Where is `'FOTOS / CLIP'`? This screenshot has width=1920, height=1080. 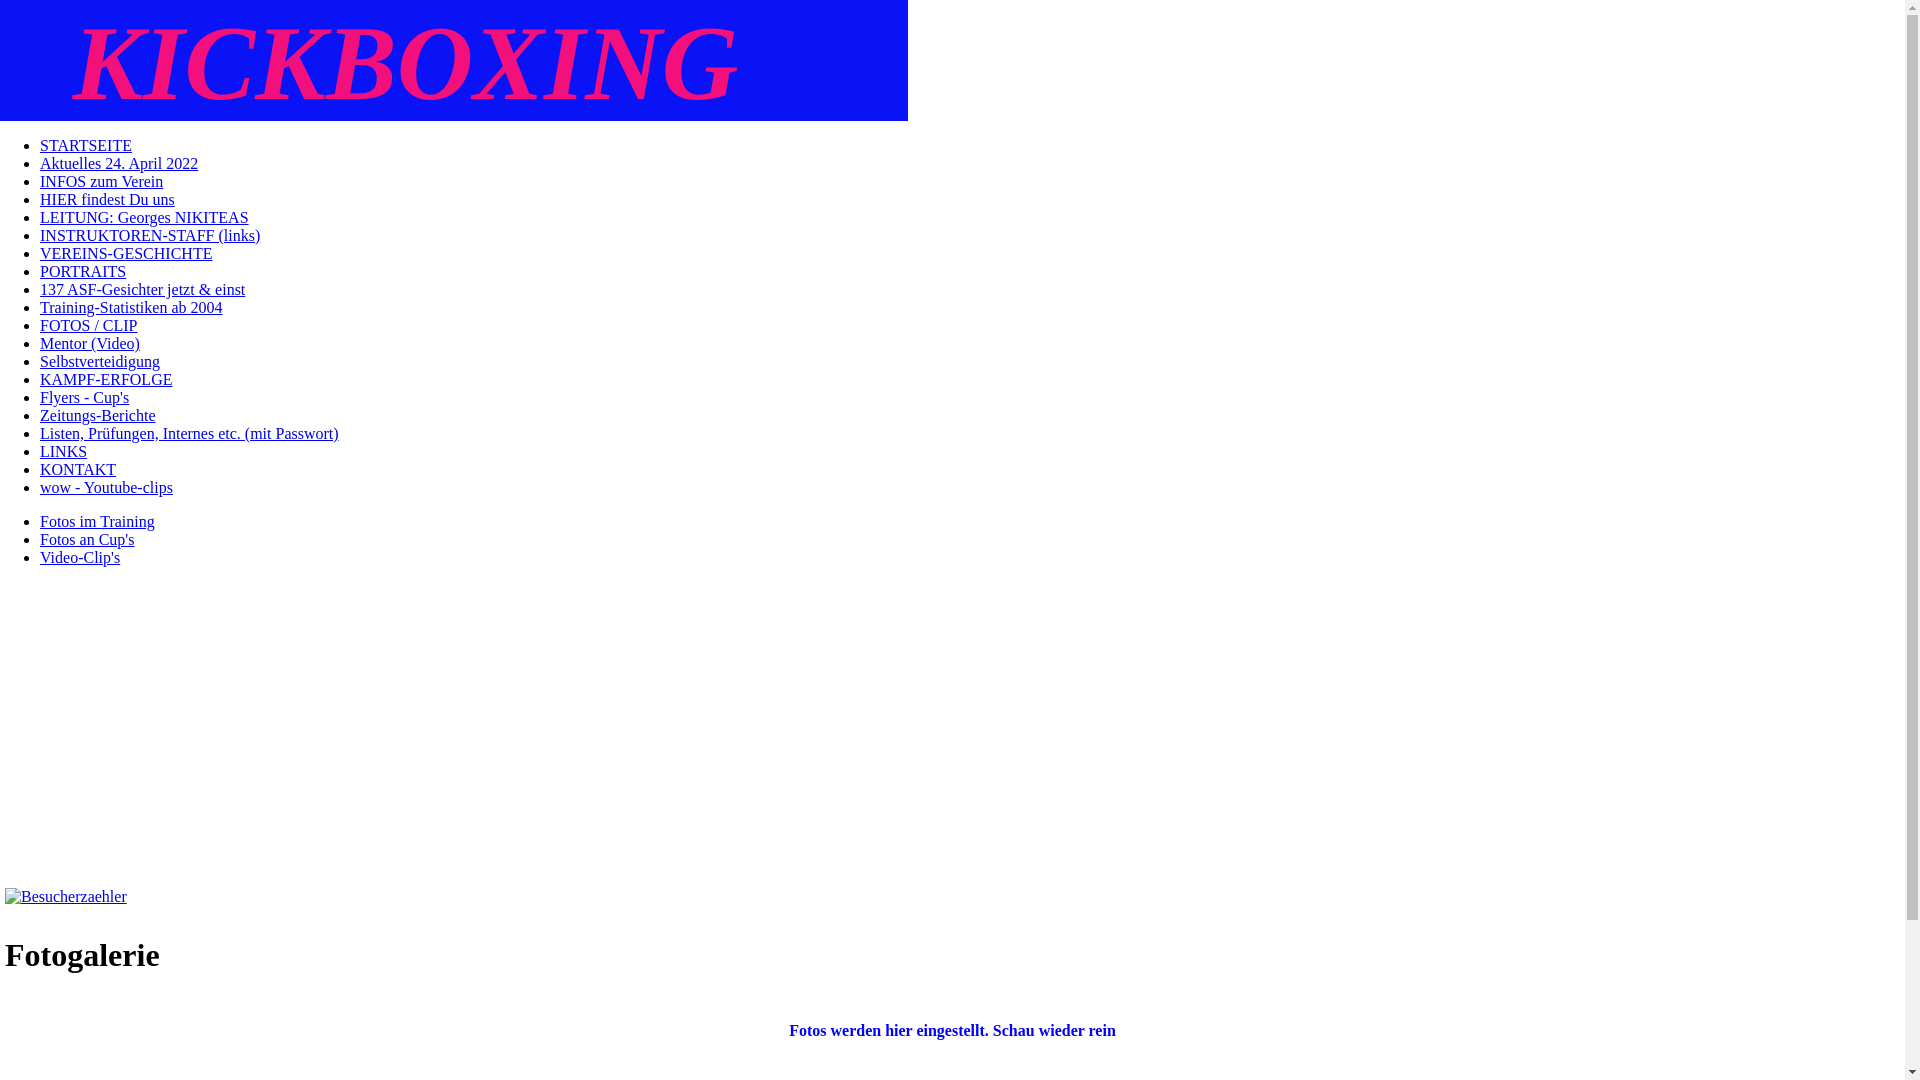 'FOTOS / CLIP' is located at coordinates (88, 324).